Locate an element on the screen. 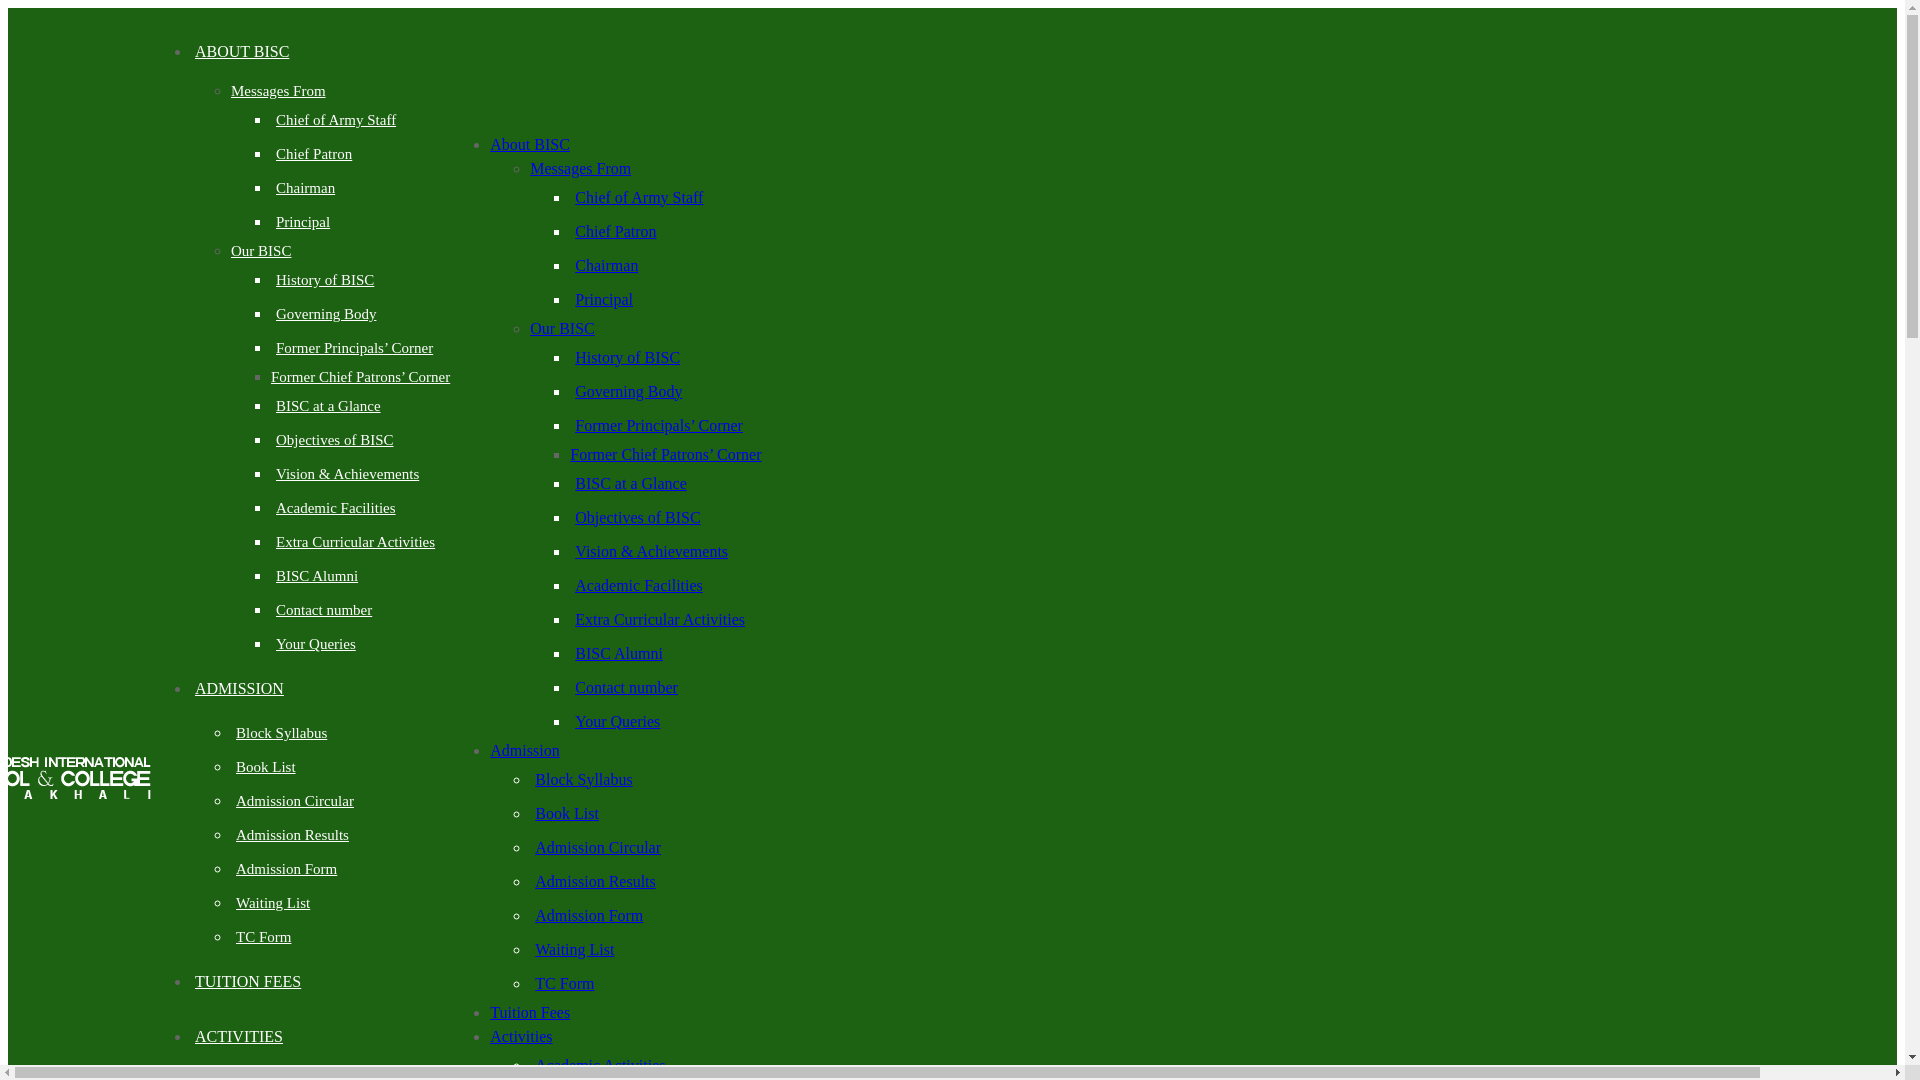  'Admission' is located at coordinates (489, 750).